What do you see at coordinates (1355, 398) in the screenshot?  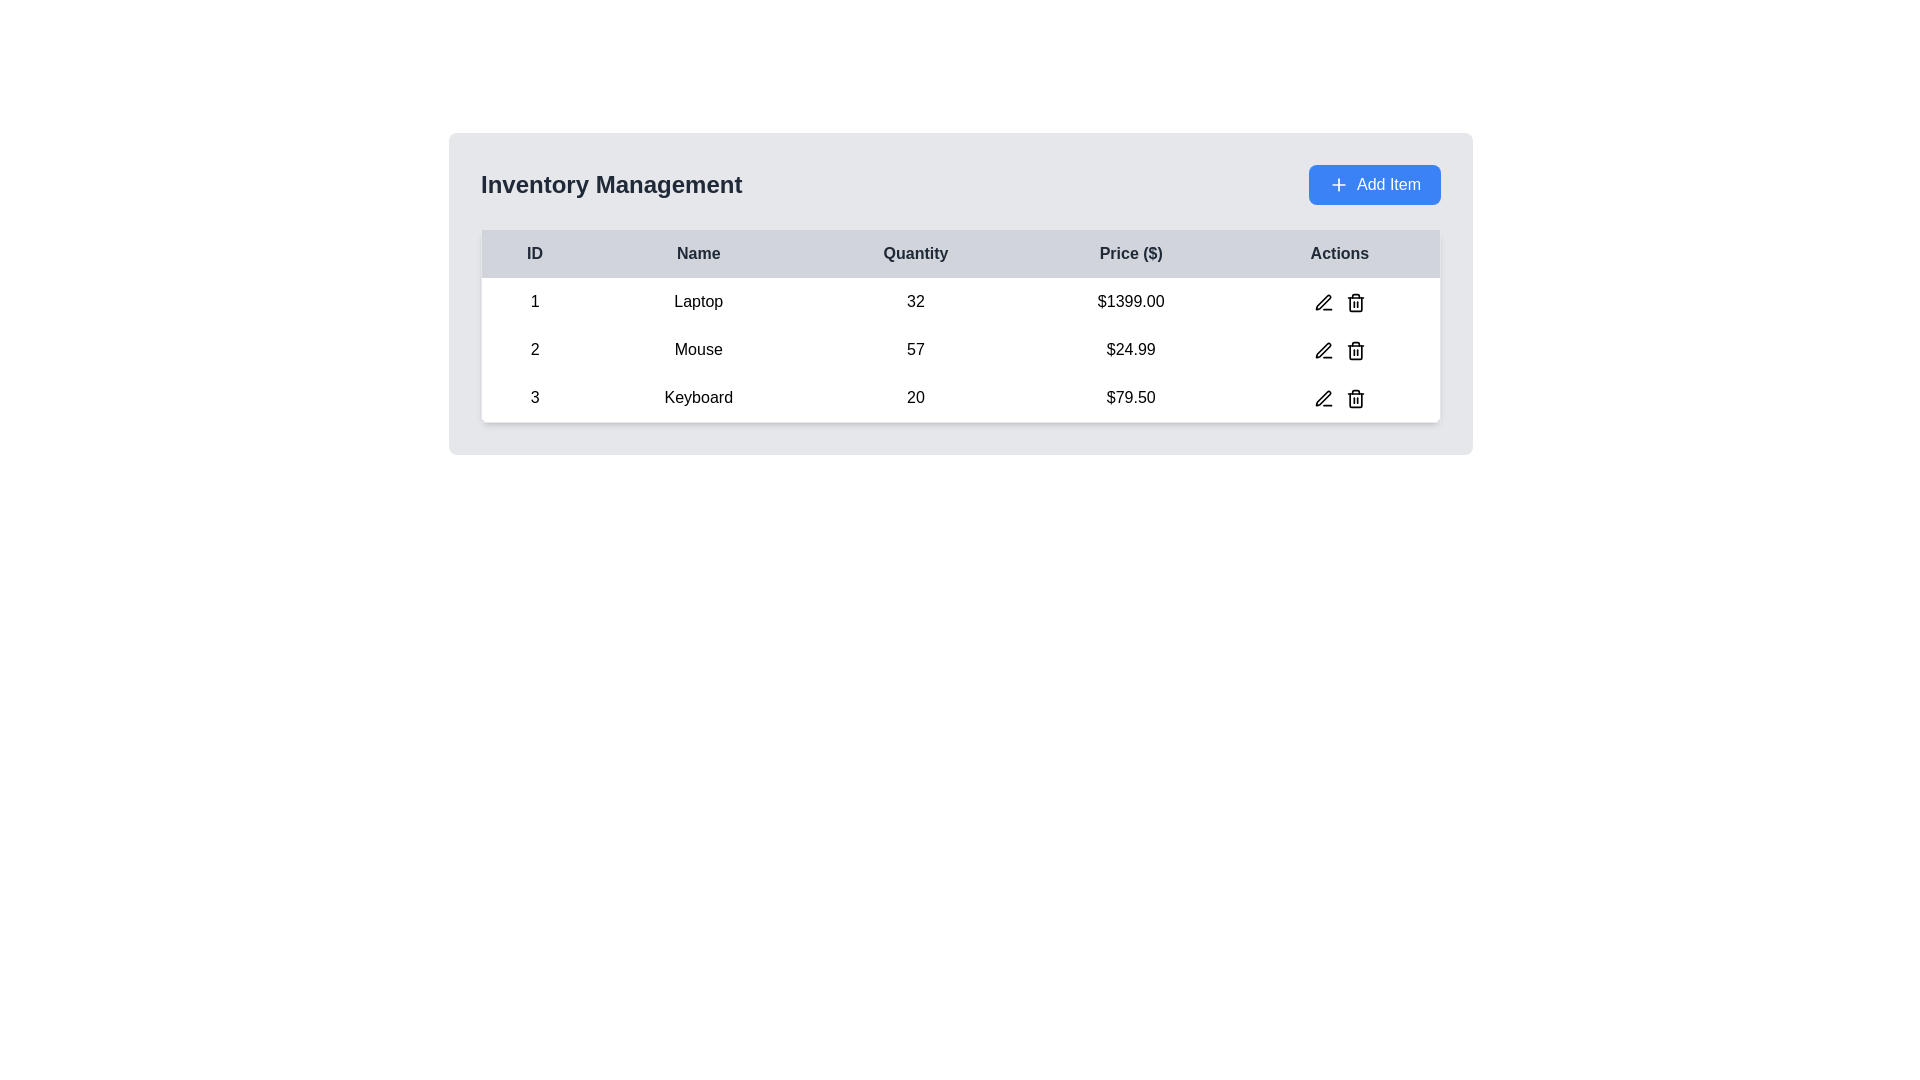 I see `the trash bin icon in the actions column` at bounding box center [1355, 398].